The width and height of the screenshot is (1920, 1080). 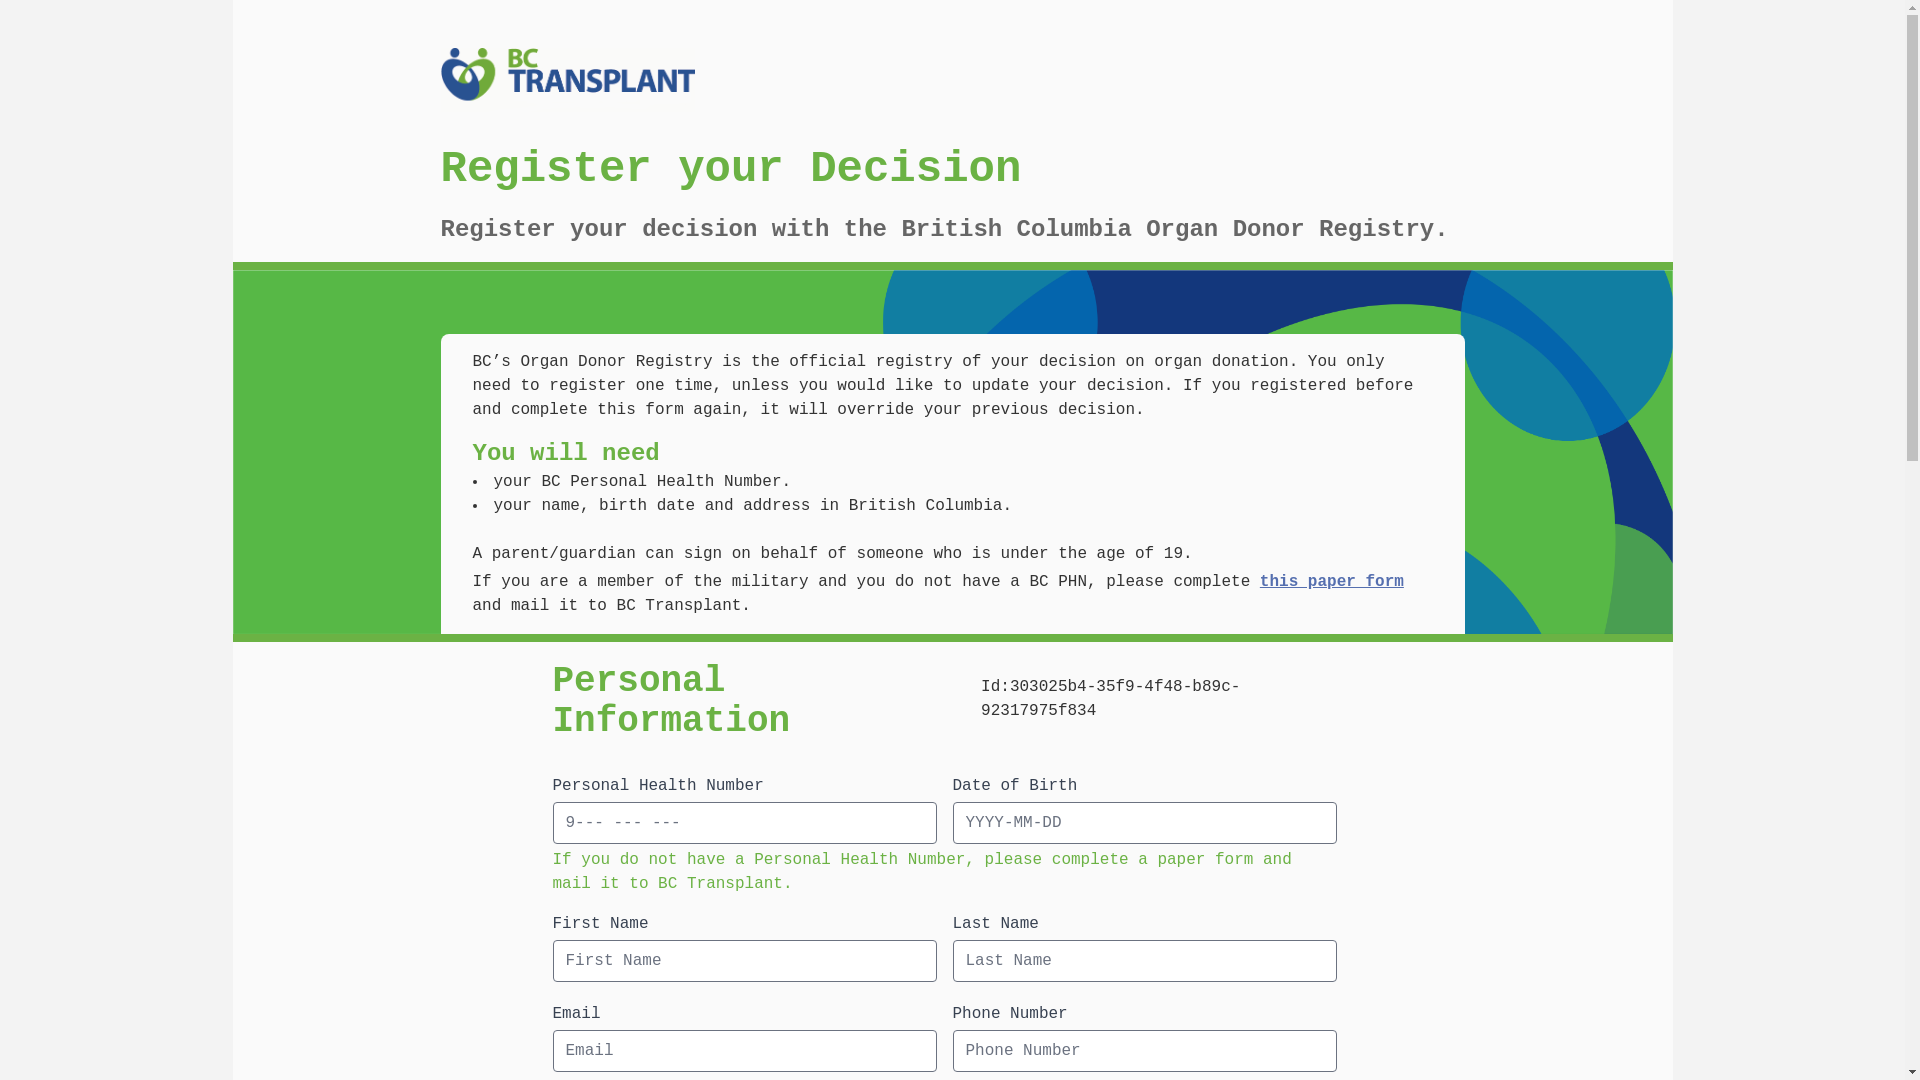 I want to click on 'this paper form', so click(x=1331, y=582).